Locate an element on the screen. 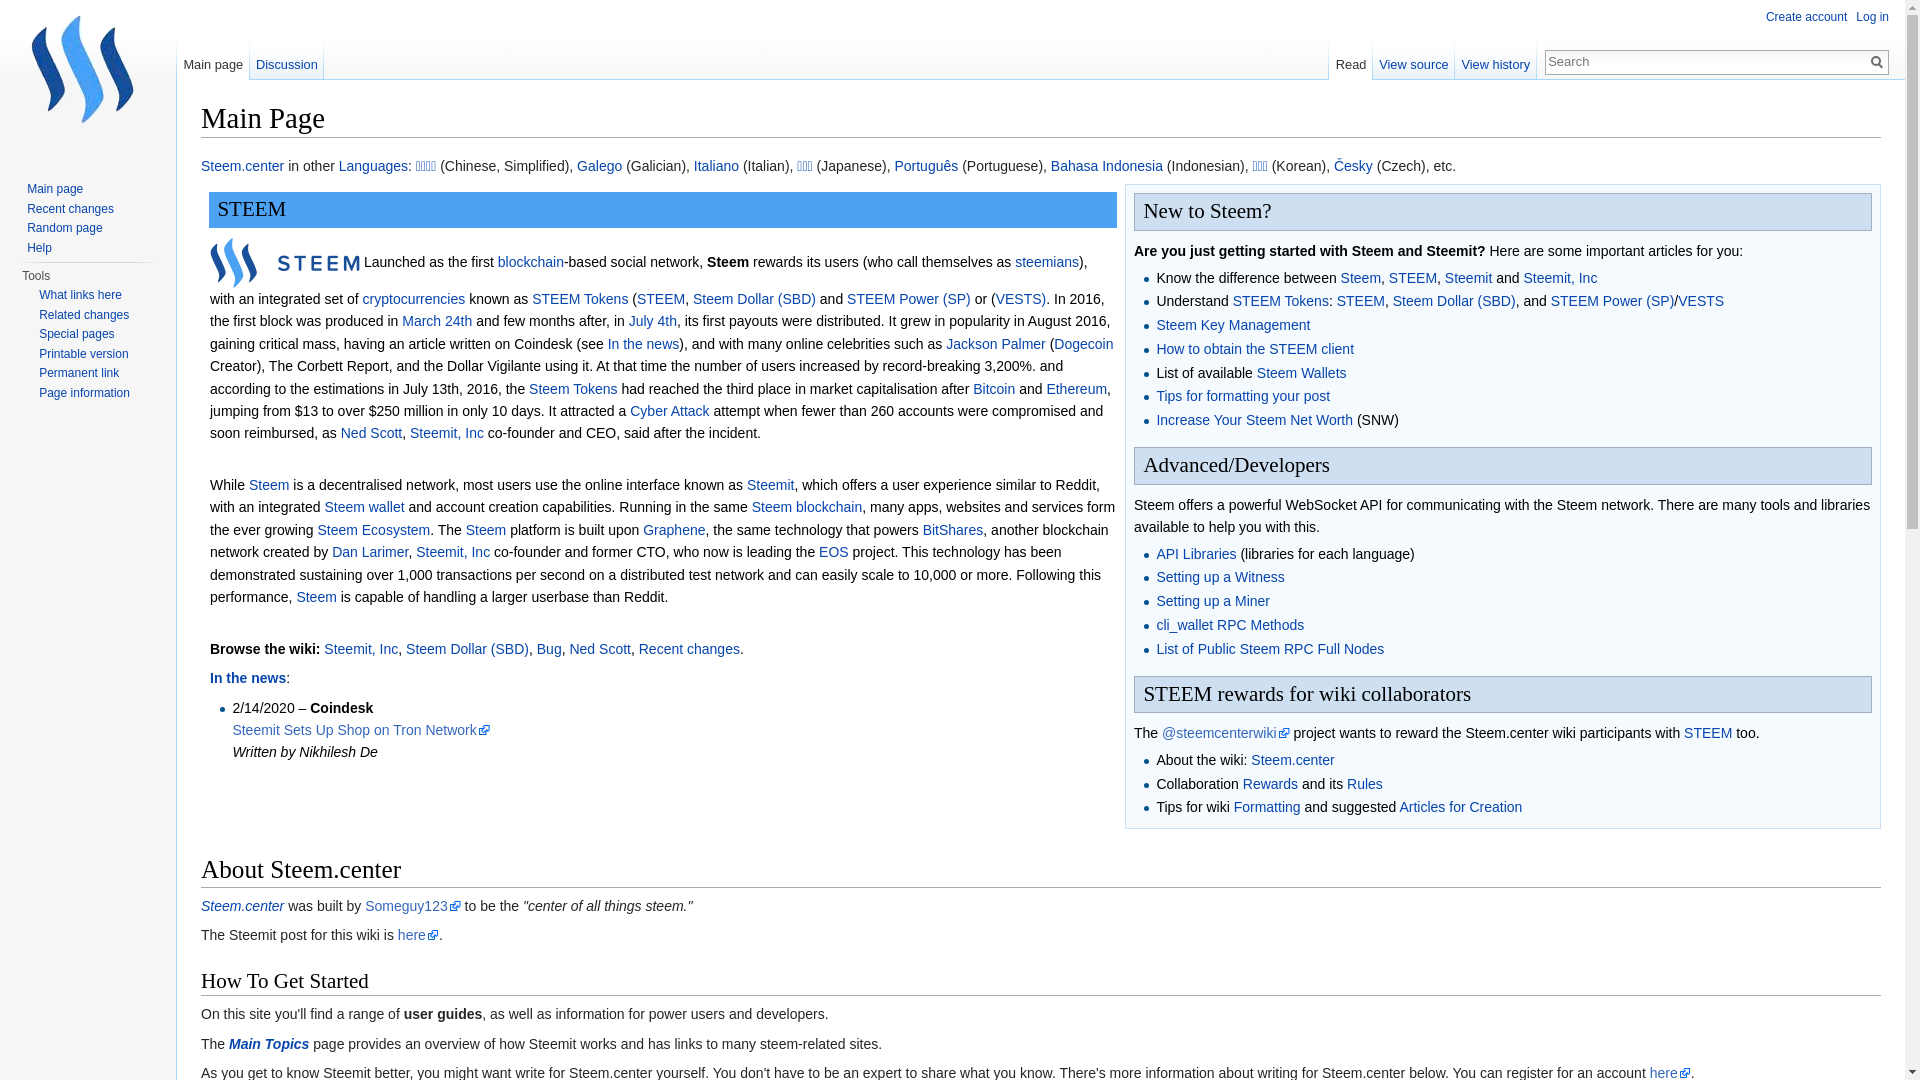  'Visit the main page' is located at coordinates (86, 79).